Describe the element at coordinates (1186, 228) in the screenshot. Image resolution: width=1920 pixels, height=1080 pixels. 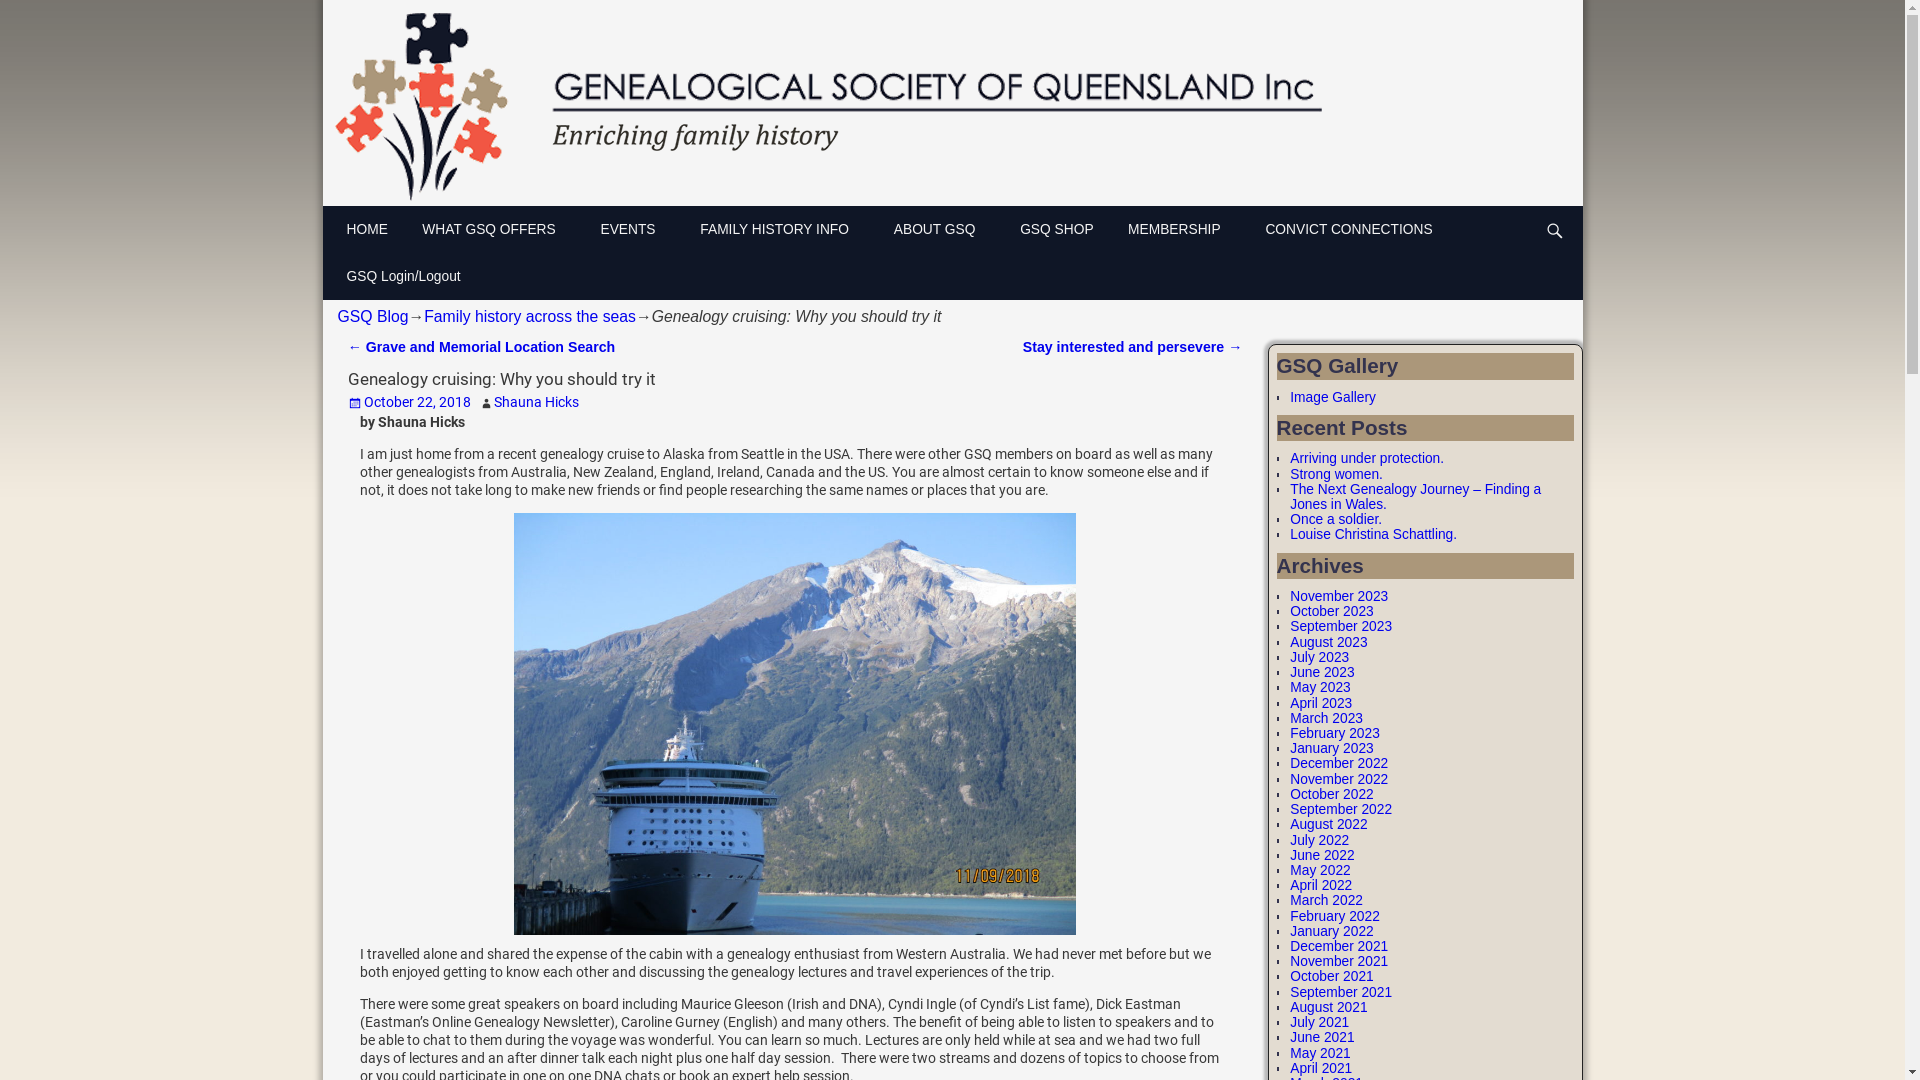
I see `'MEMBERSHIP'` at that location.